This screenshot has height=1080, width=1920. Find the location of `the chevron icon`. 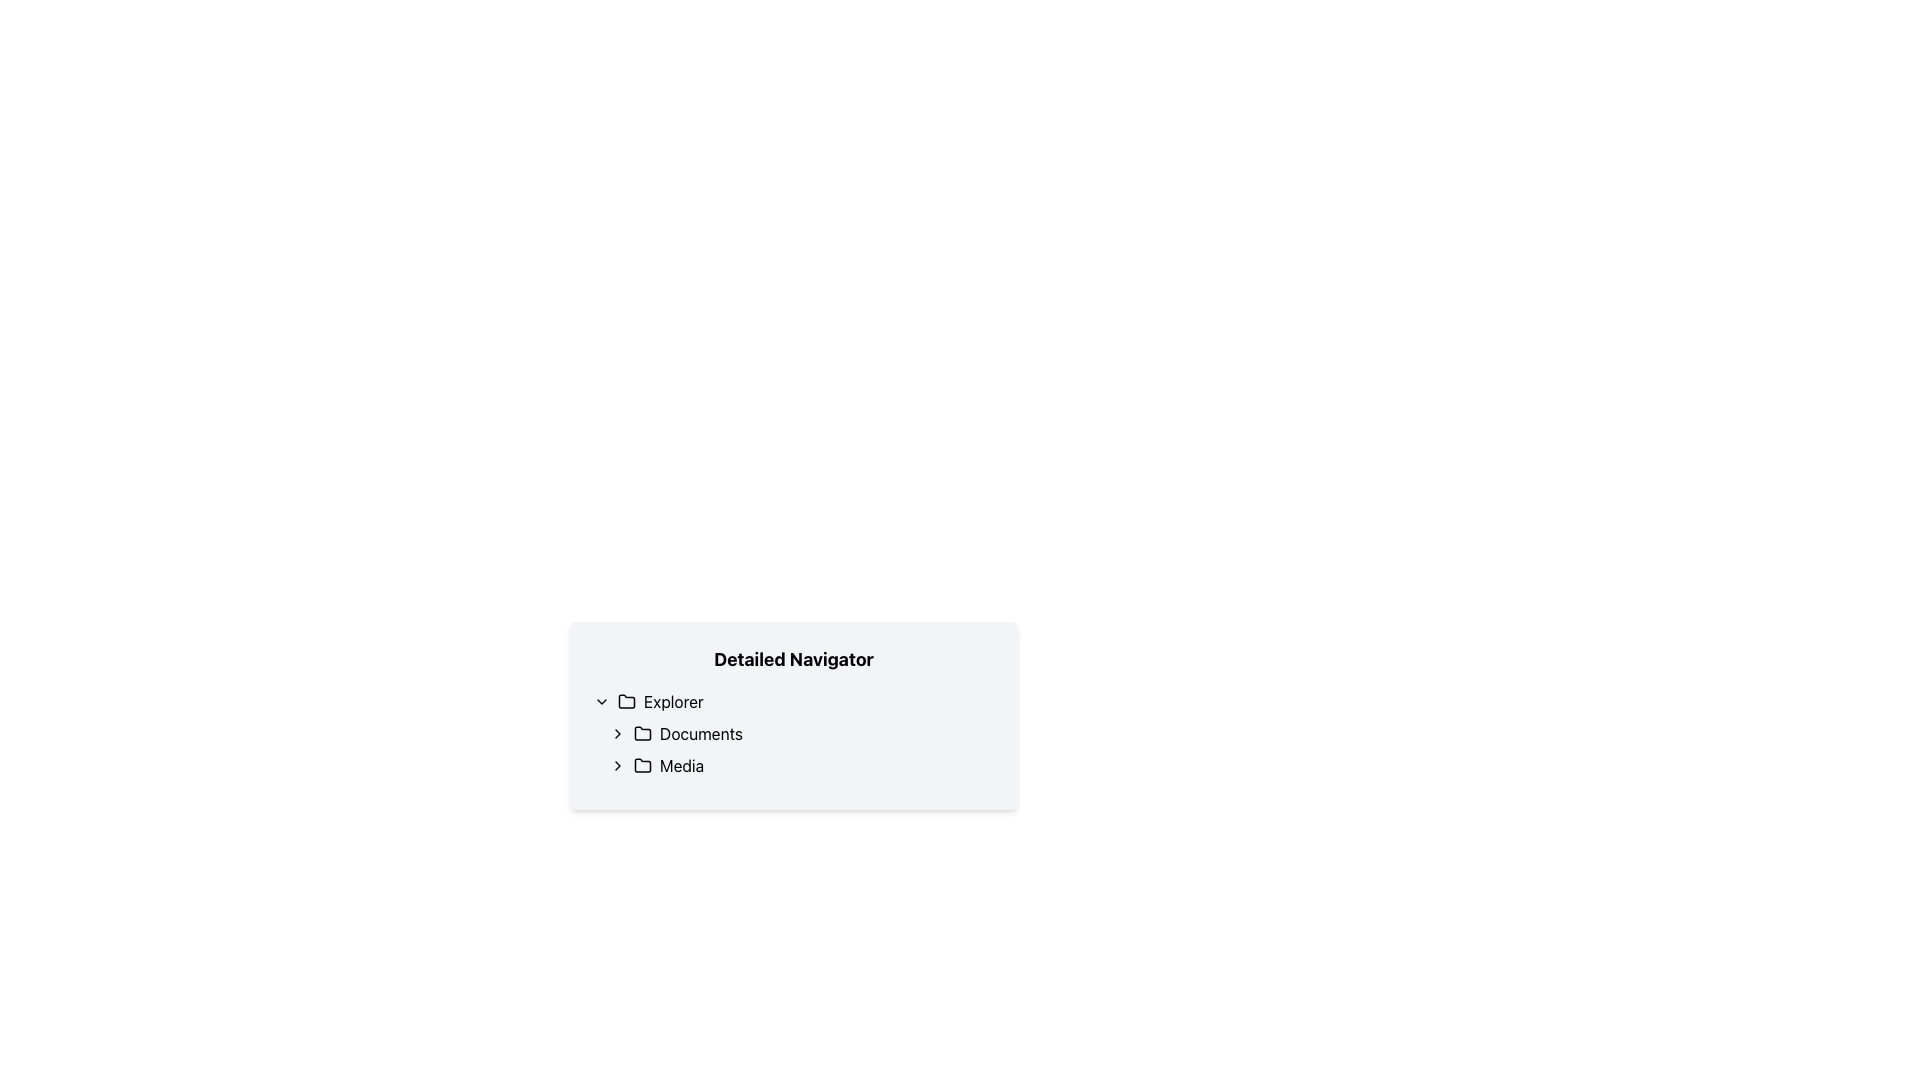

the chevron icon is located at coordinates (617, 765).